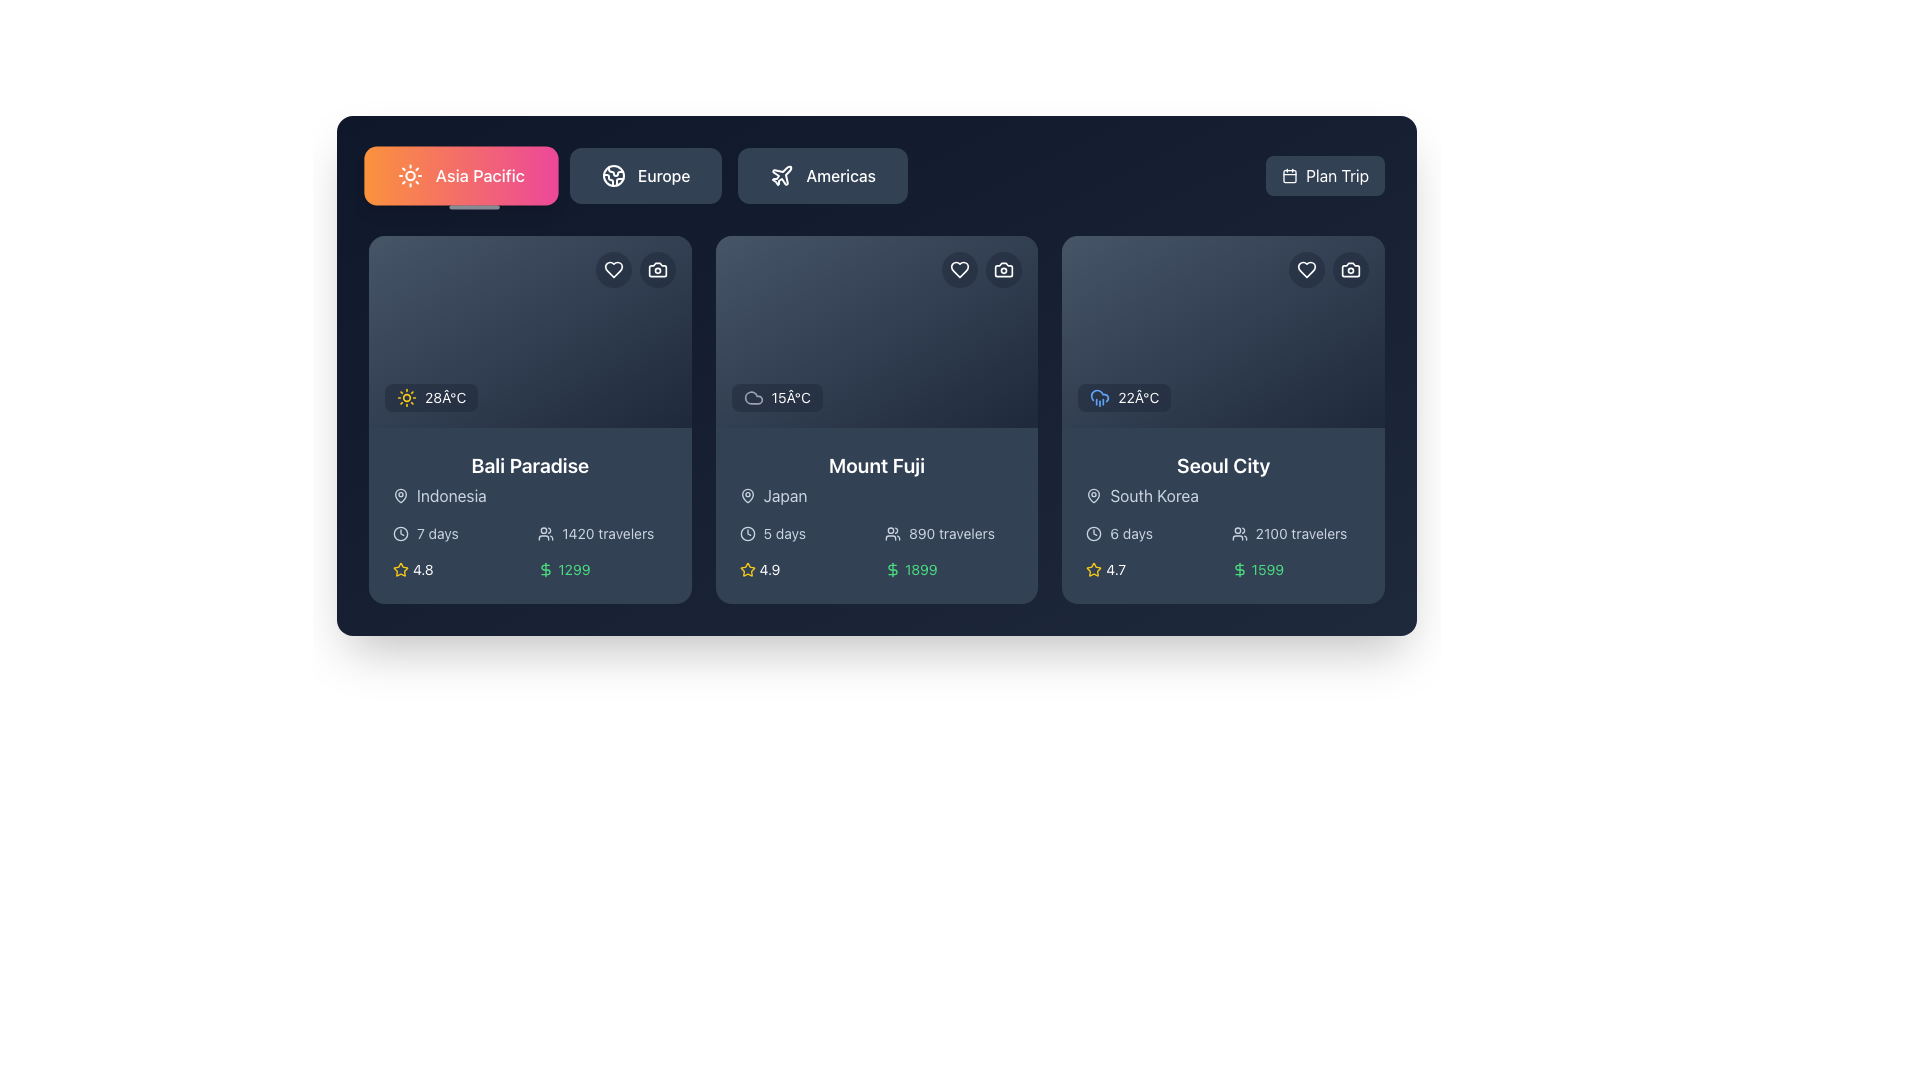  Describe the element at coordinates (1093, 495) in the screenshot. I see `the map pin icon located to the left of the text label 'South Korea'` at that location.